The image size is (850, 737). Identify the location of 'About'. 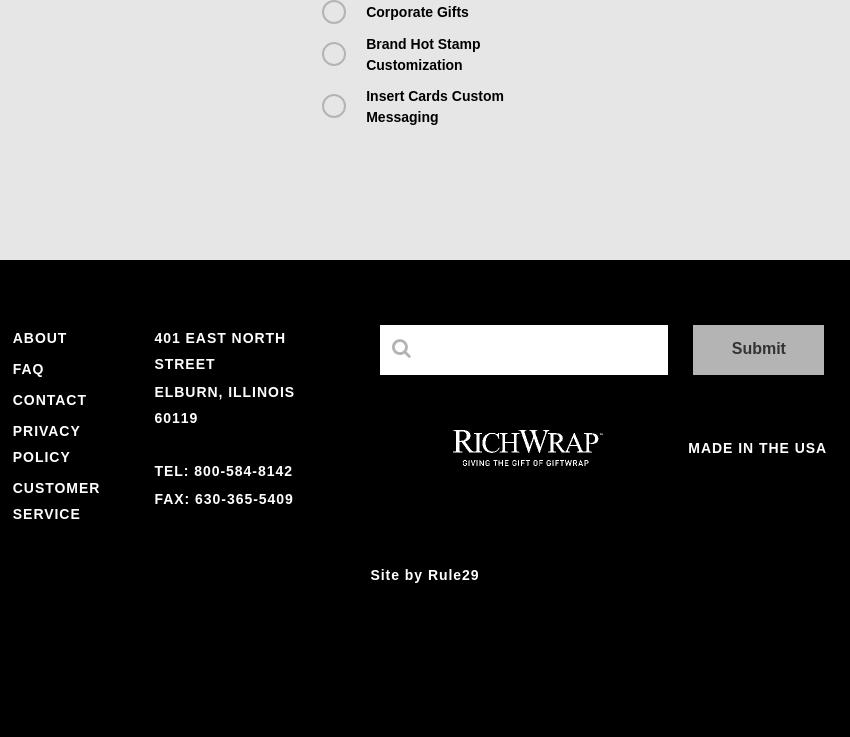
(38, 336).